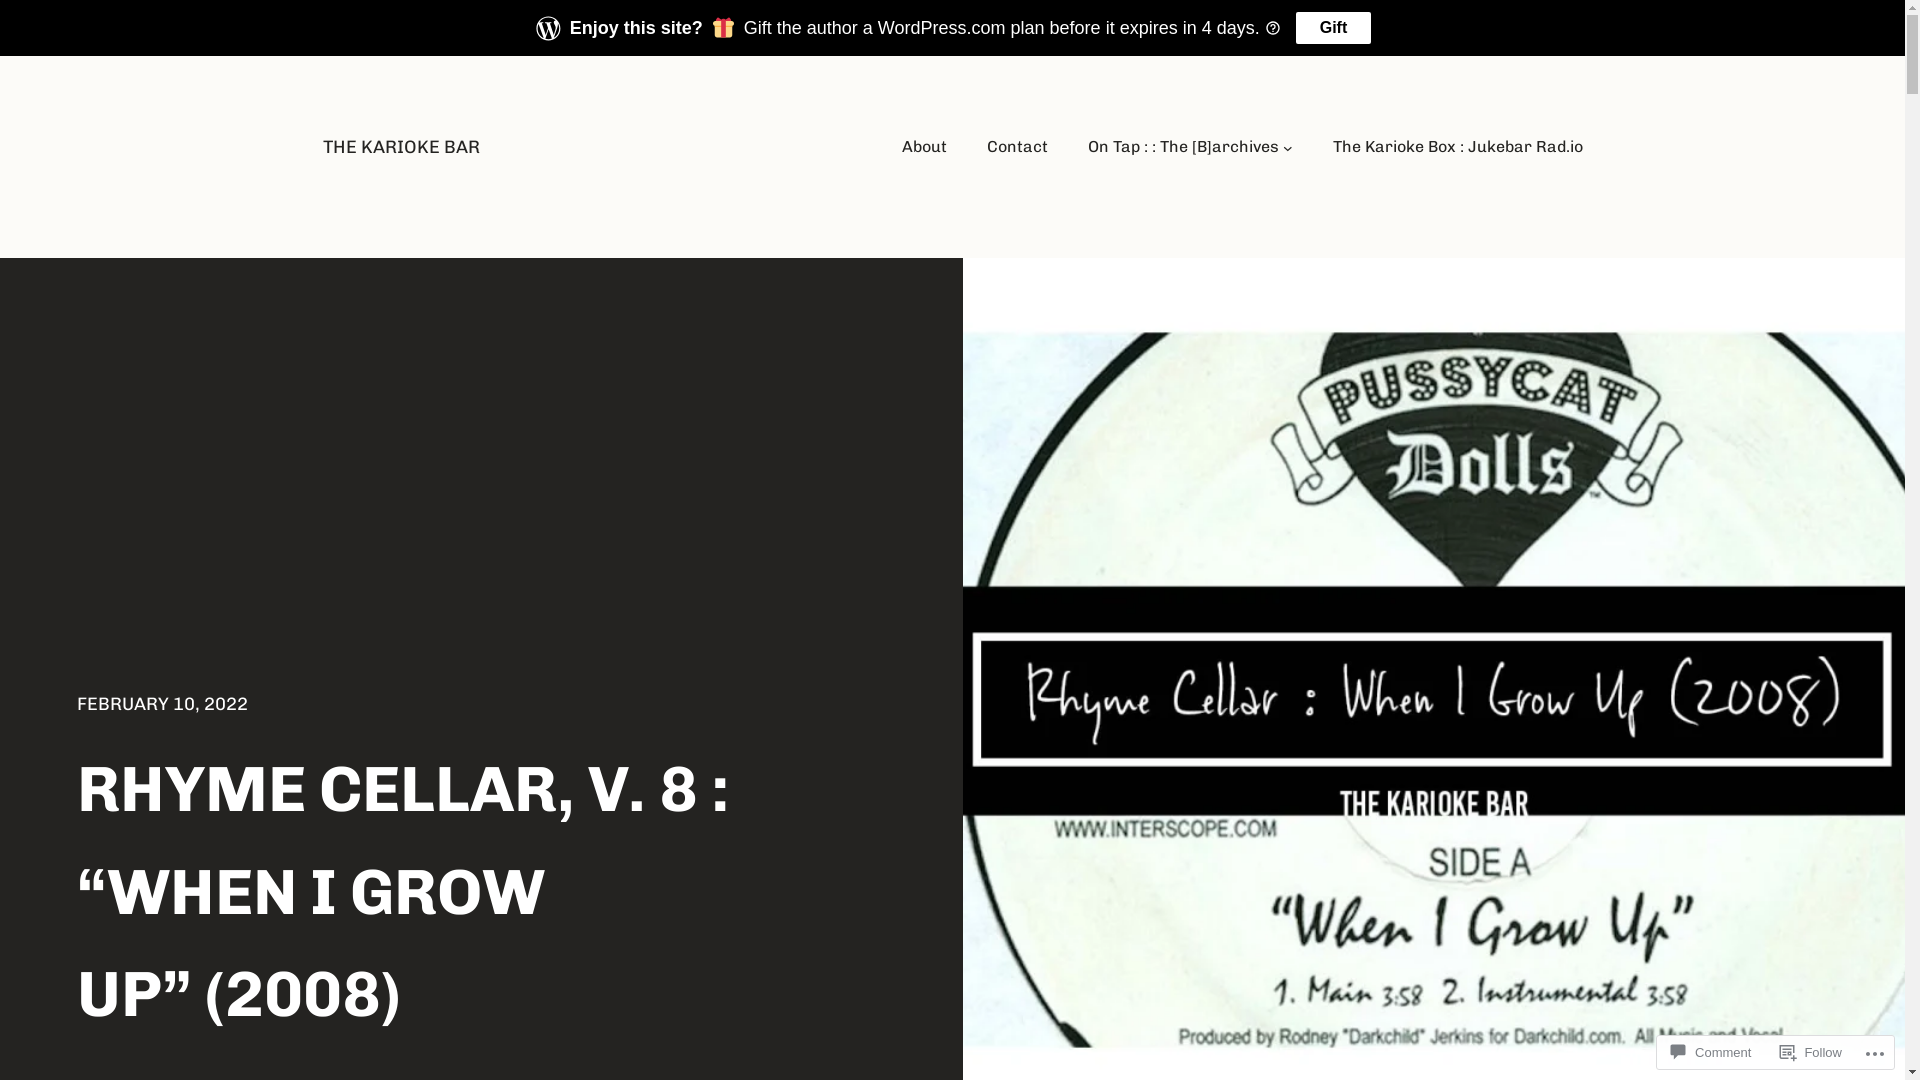 The image size is (1920, 1080). What do you see at coordinates (1457, 145) in the screenshot?
I see `'The Karioke Box : Jukebar Rad.io'` at bounding box center [1457, 145].